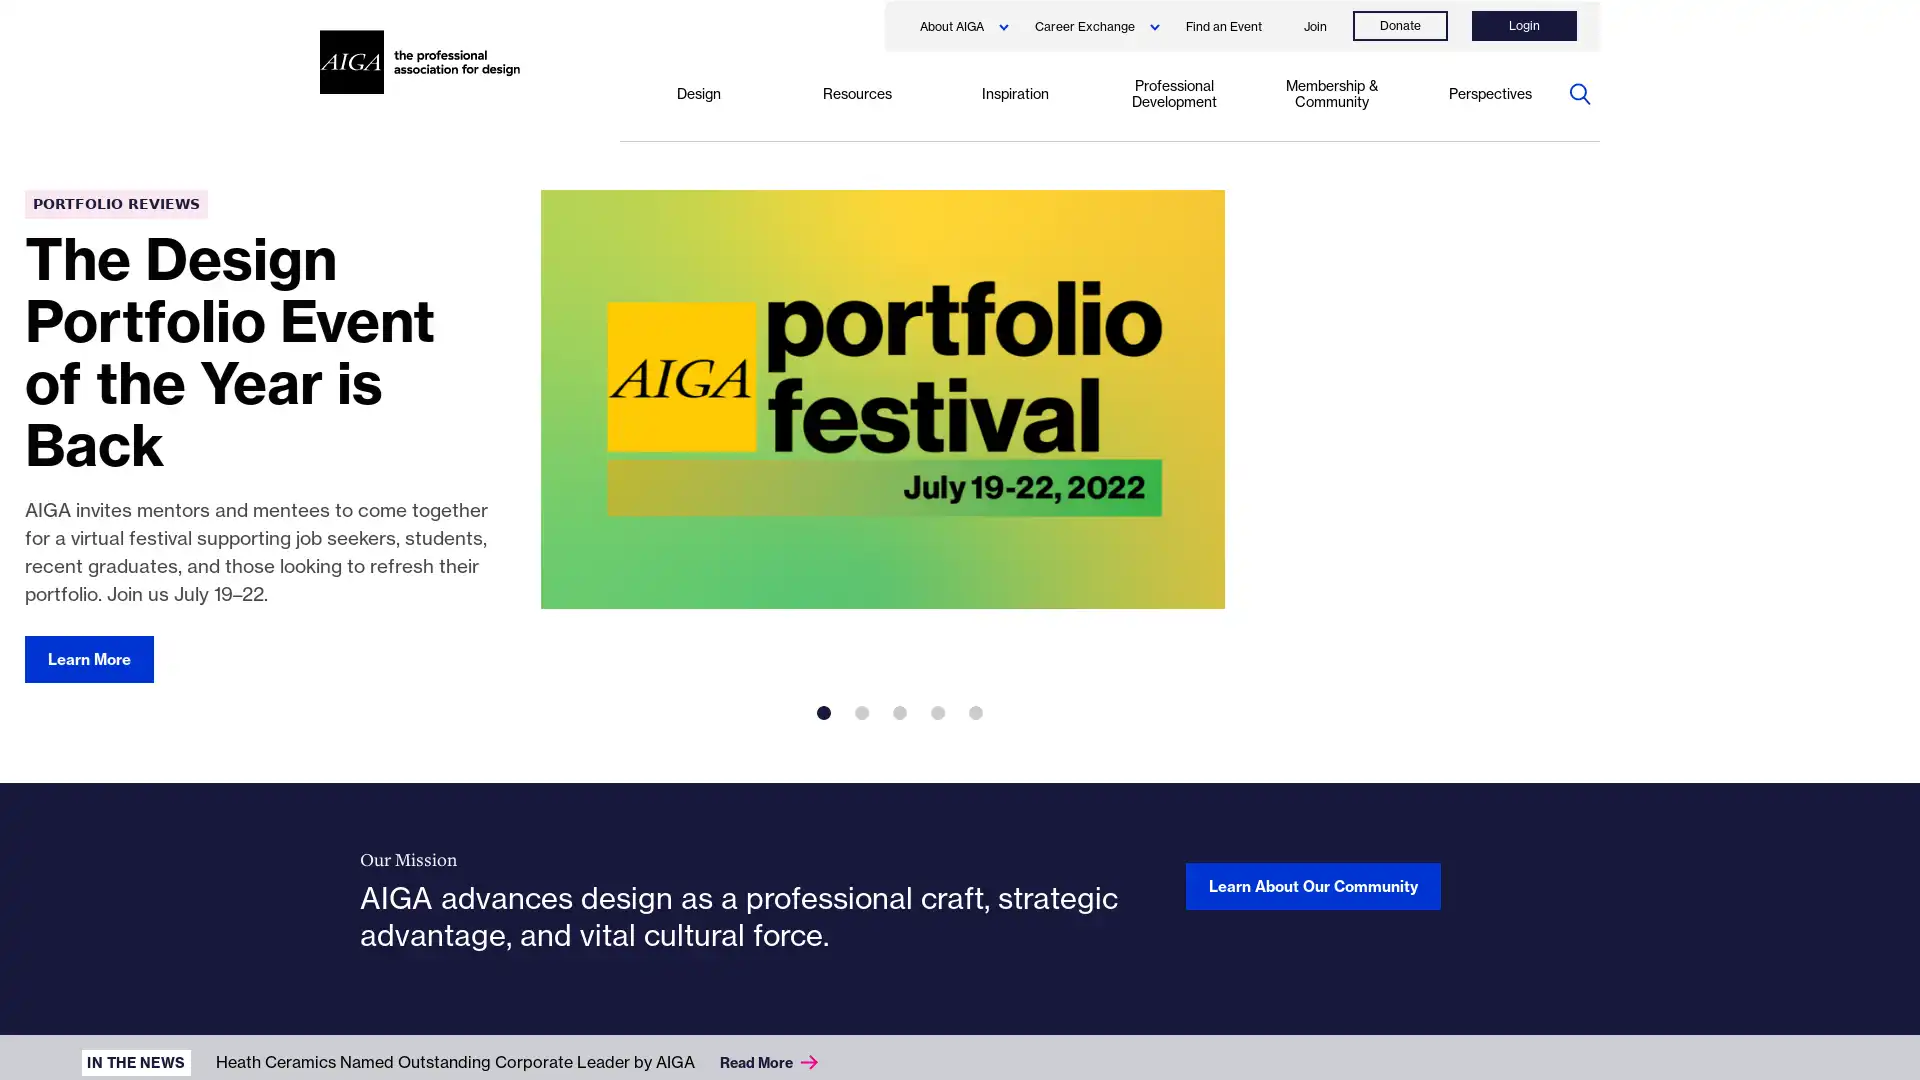 This screenshot has height=1080, width=1920. I want to click on 5 of 5, so click(975, 712).